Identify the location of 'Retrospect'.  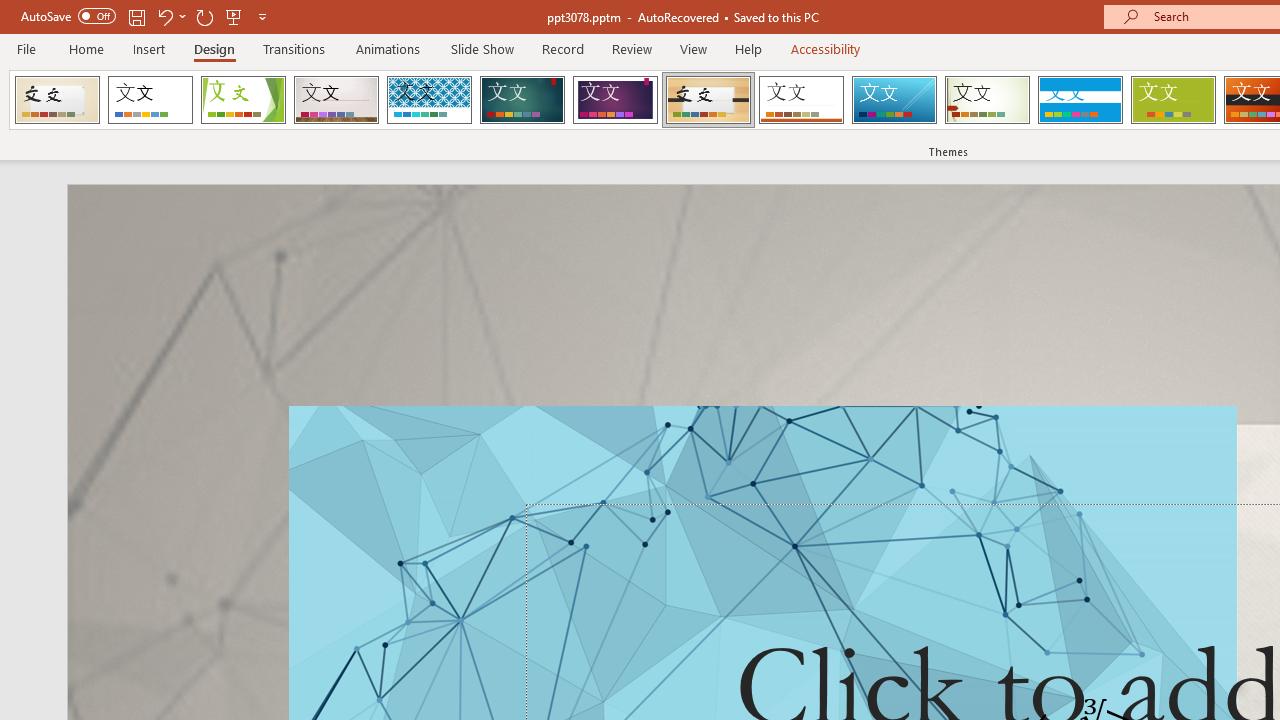
(801, 100).